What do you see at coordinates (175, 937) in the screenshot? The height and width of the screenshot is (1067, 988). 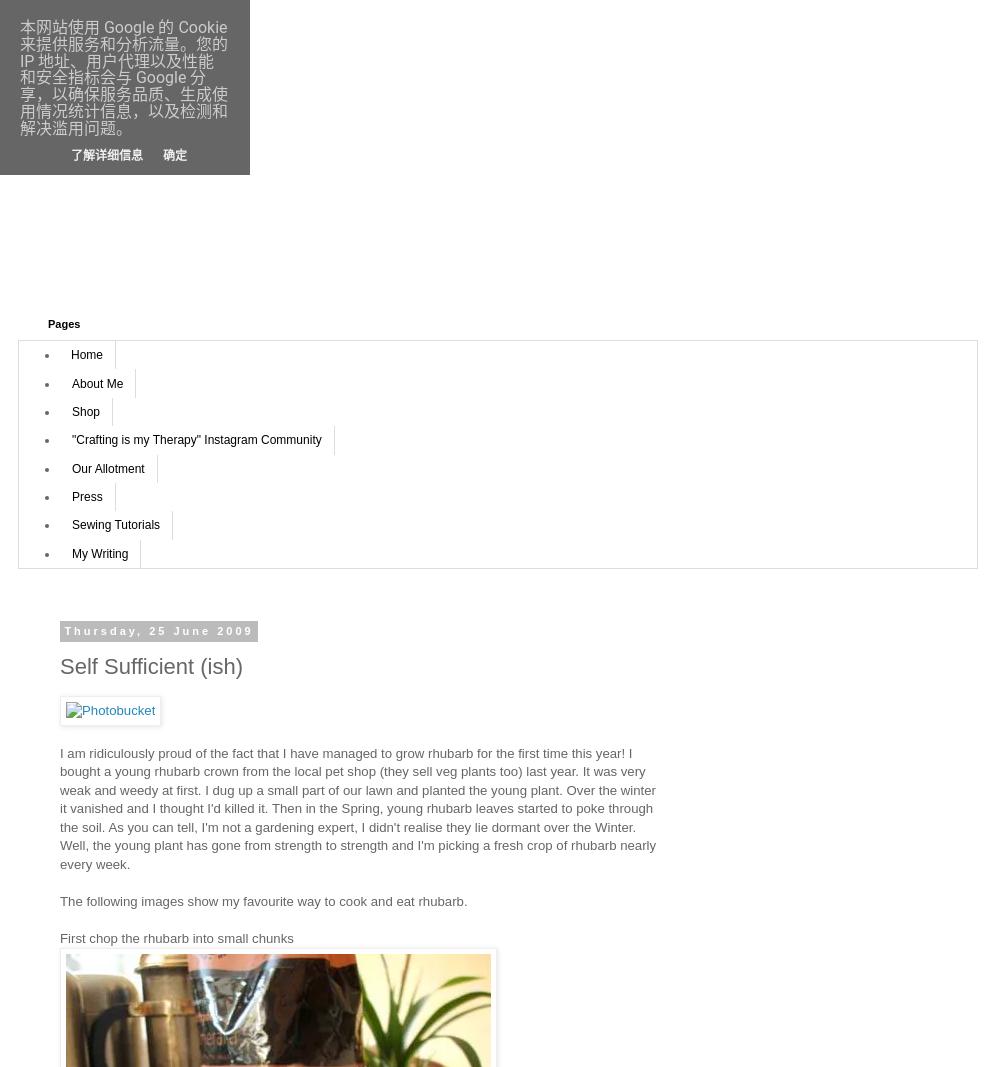 I see `'First chop the rhubarb into small chunks'` at bounding box center [175, 937].